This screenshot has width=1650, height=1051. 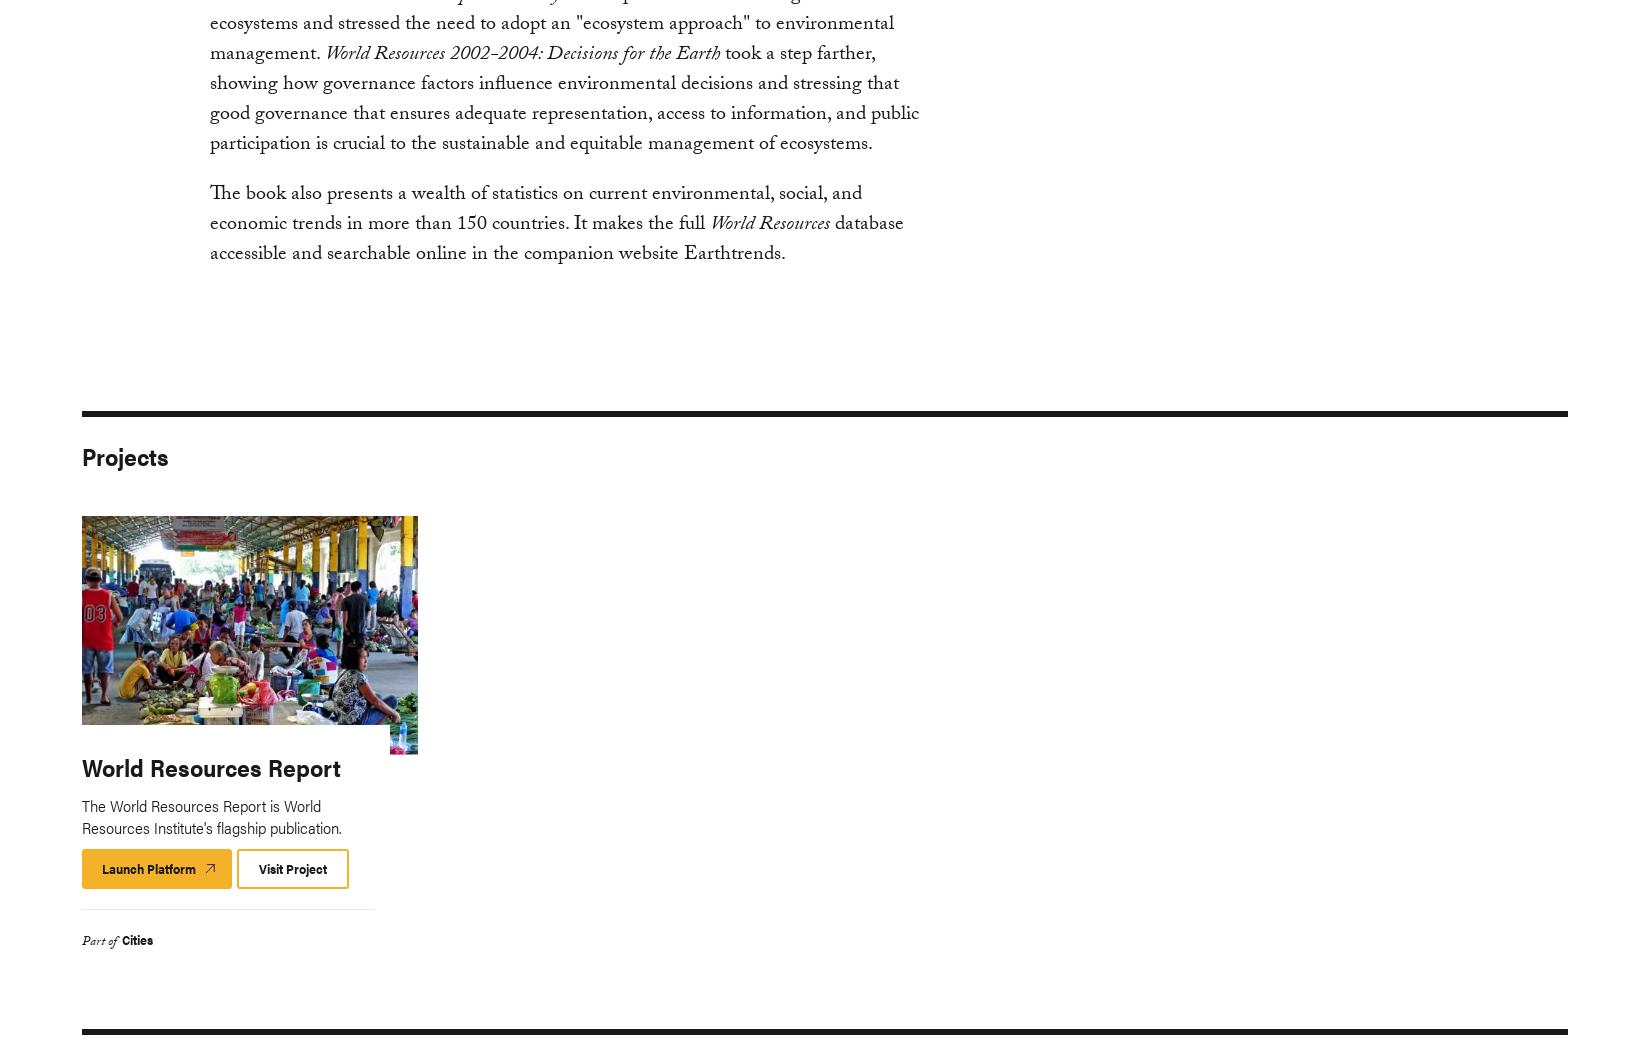 I want to click on 'World Resources Report', so click(x=211, y=765).